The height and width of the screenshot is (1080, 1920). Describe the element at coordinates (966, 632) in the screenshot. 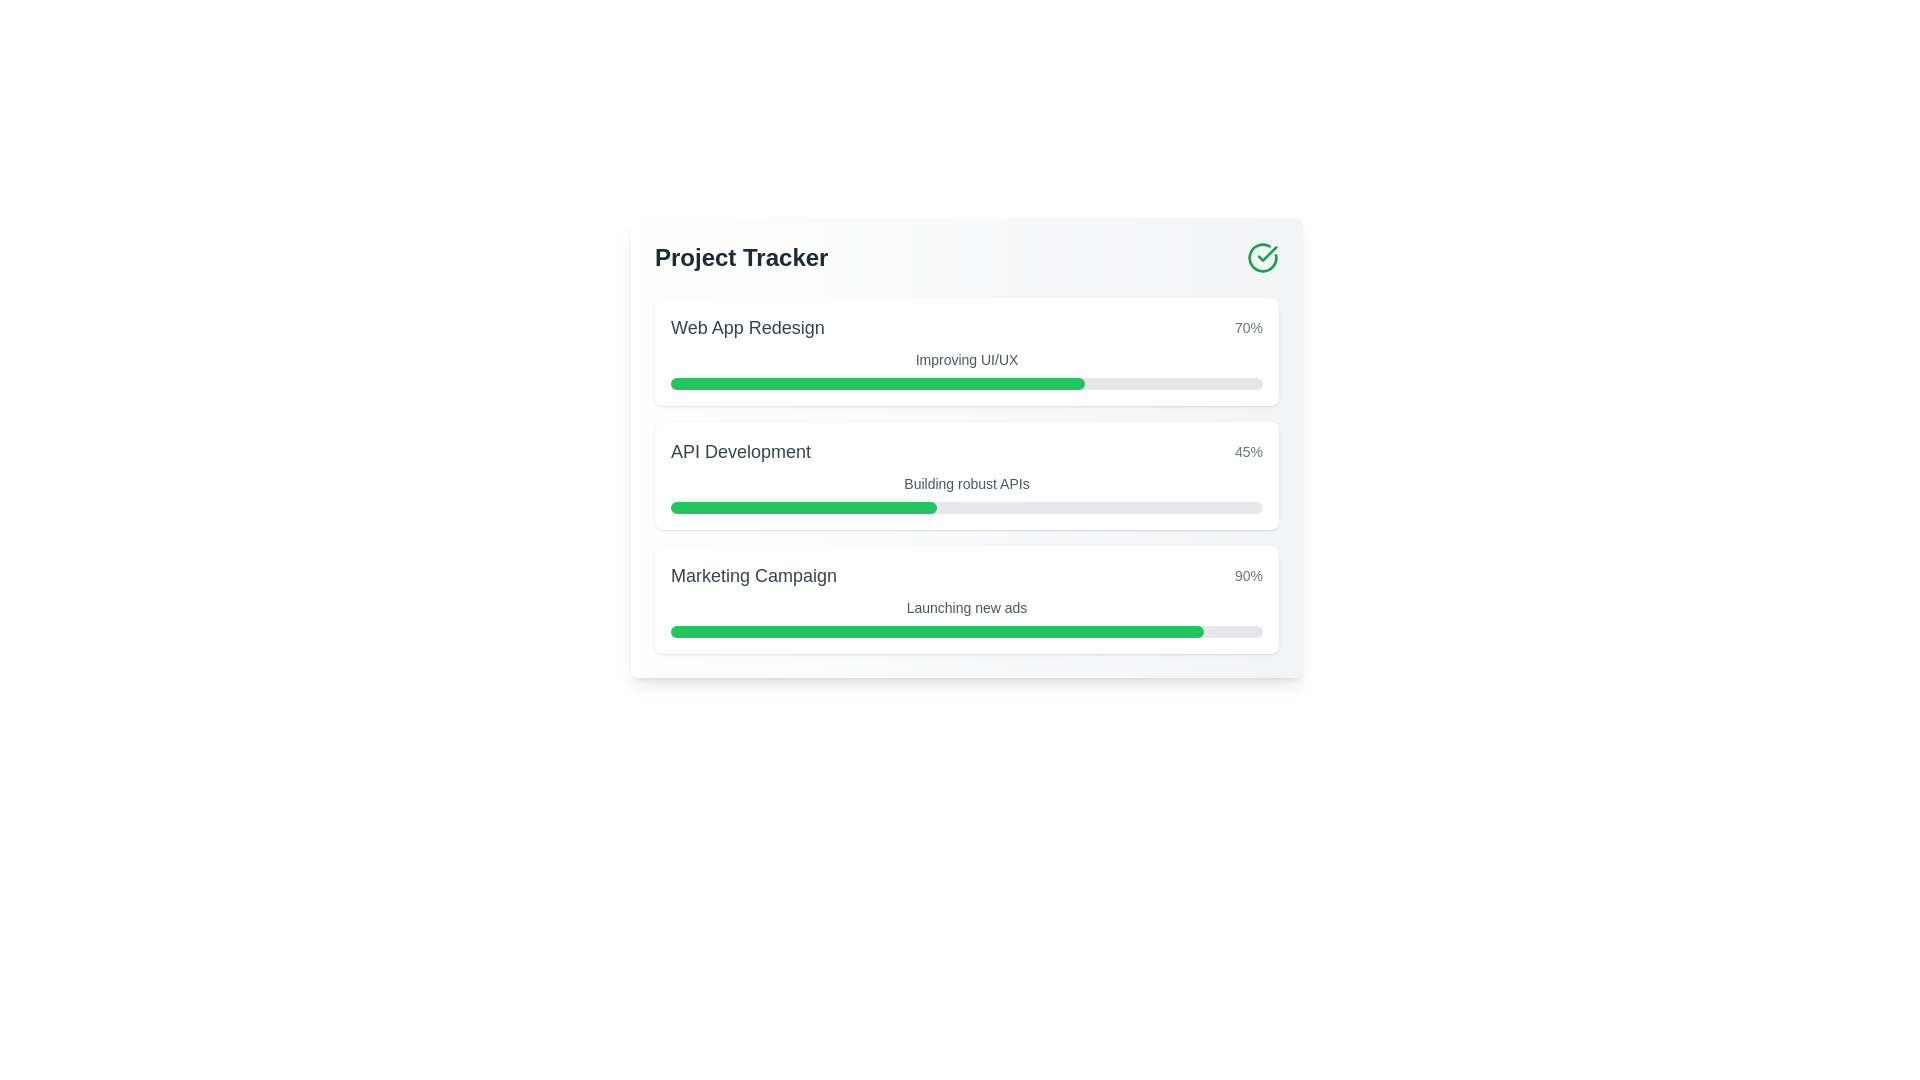

I see `the progress indicated by the progress bar located in the third section of the 'Marketing Campaign' card, directly below the text 'Launching new ads' which visually represents 90% progress` at that location.